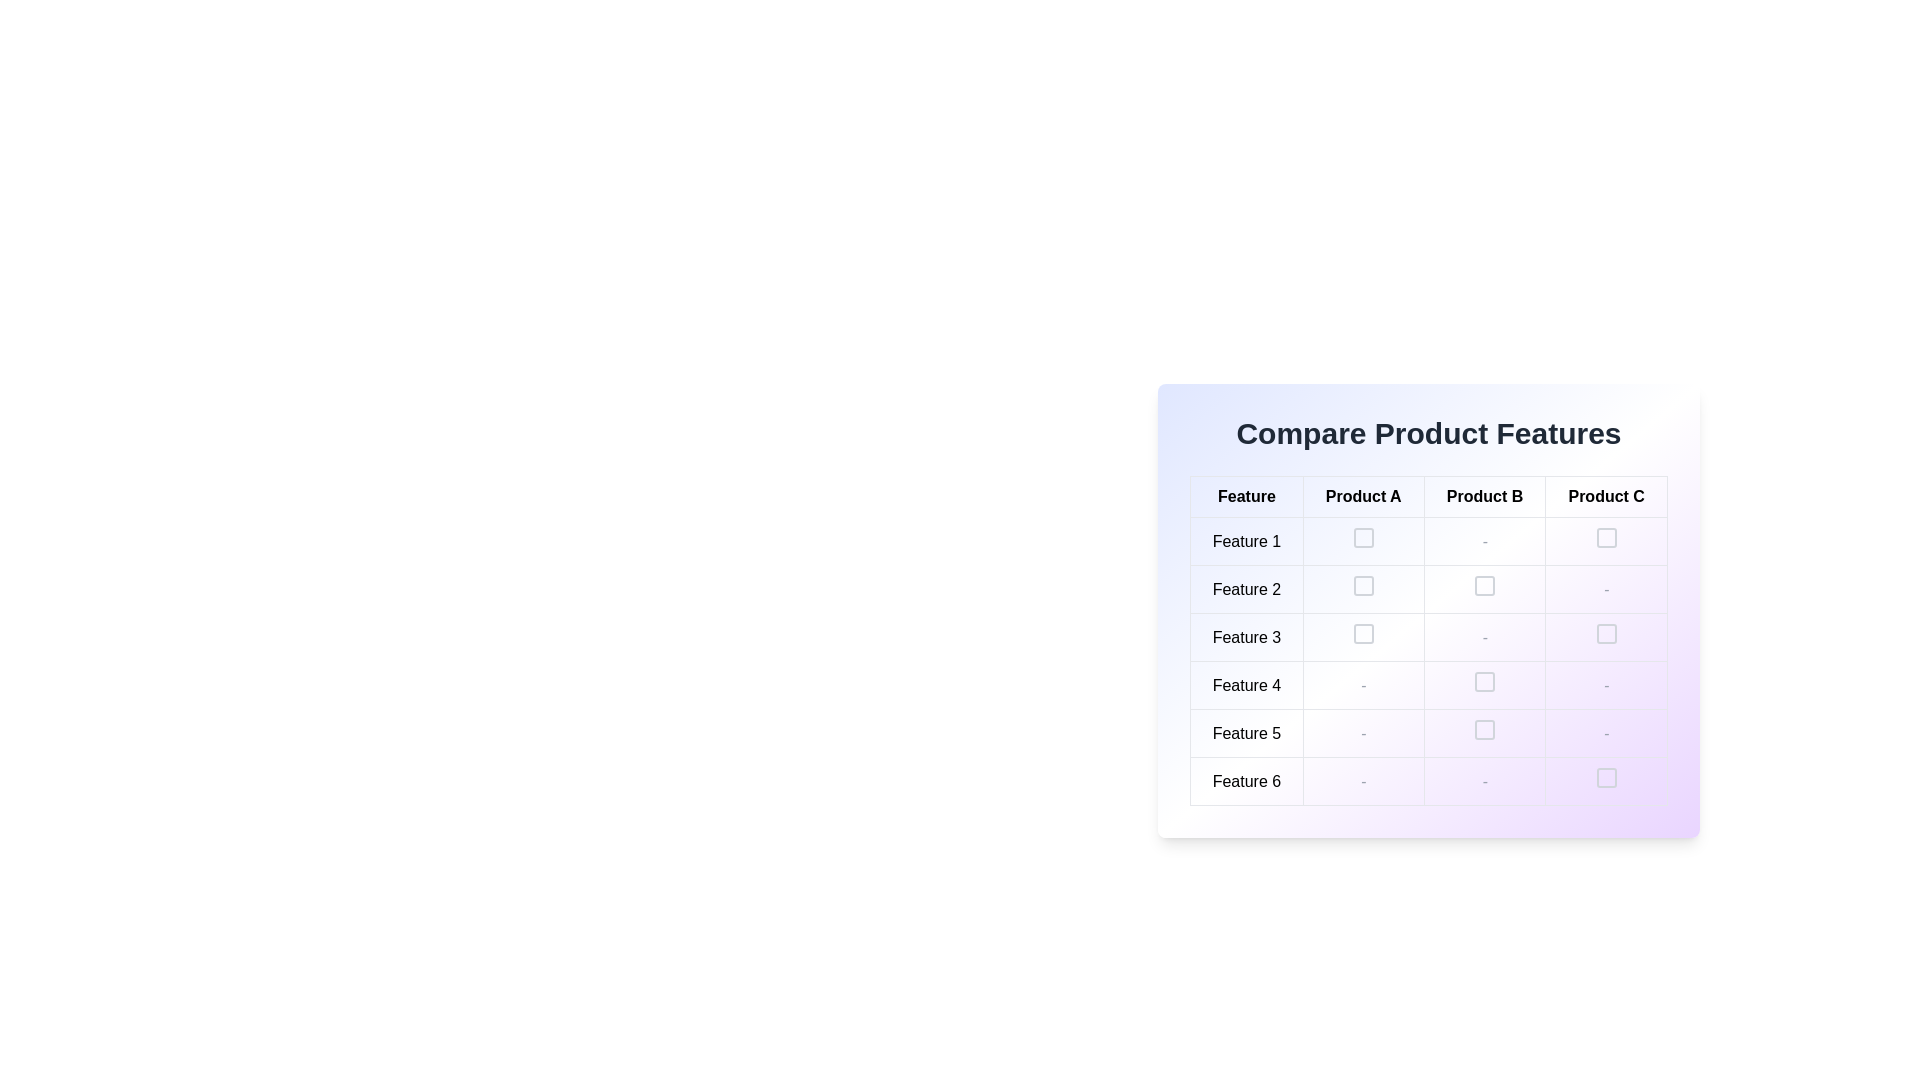  Describe the element at coordinates (1606, 496) in the screenshot. I see `the 'Product C' header cell in the product feature comparison table, which is the last column header positioned to the right of 'Product B'` at that location.